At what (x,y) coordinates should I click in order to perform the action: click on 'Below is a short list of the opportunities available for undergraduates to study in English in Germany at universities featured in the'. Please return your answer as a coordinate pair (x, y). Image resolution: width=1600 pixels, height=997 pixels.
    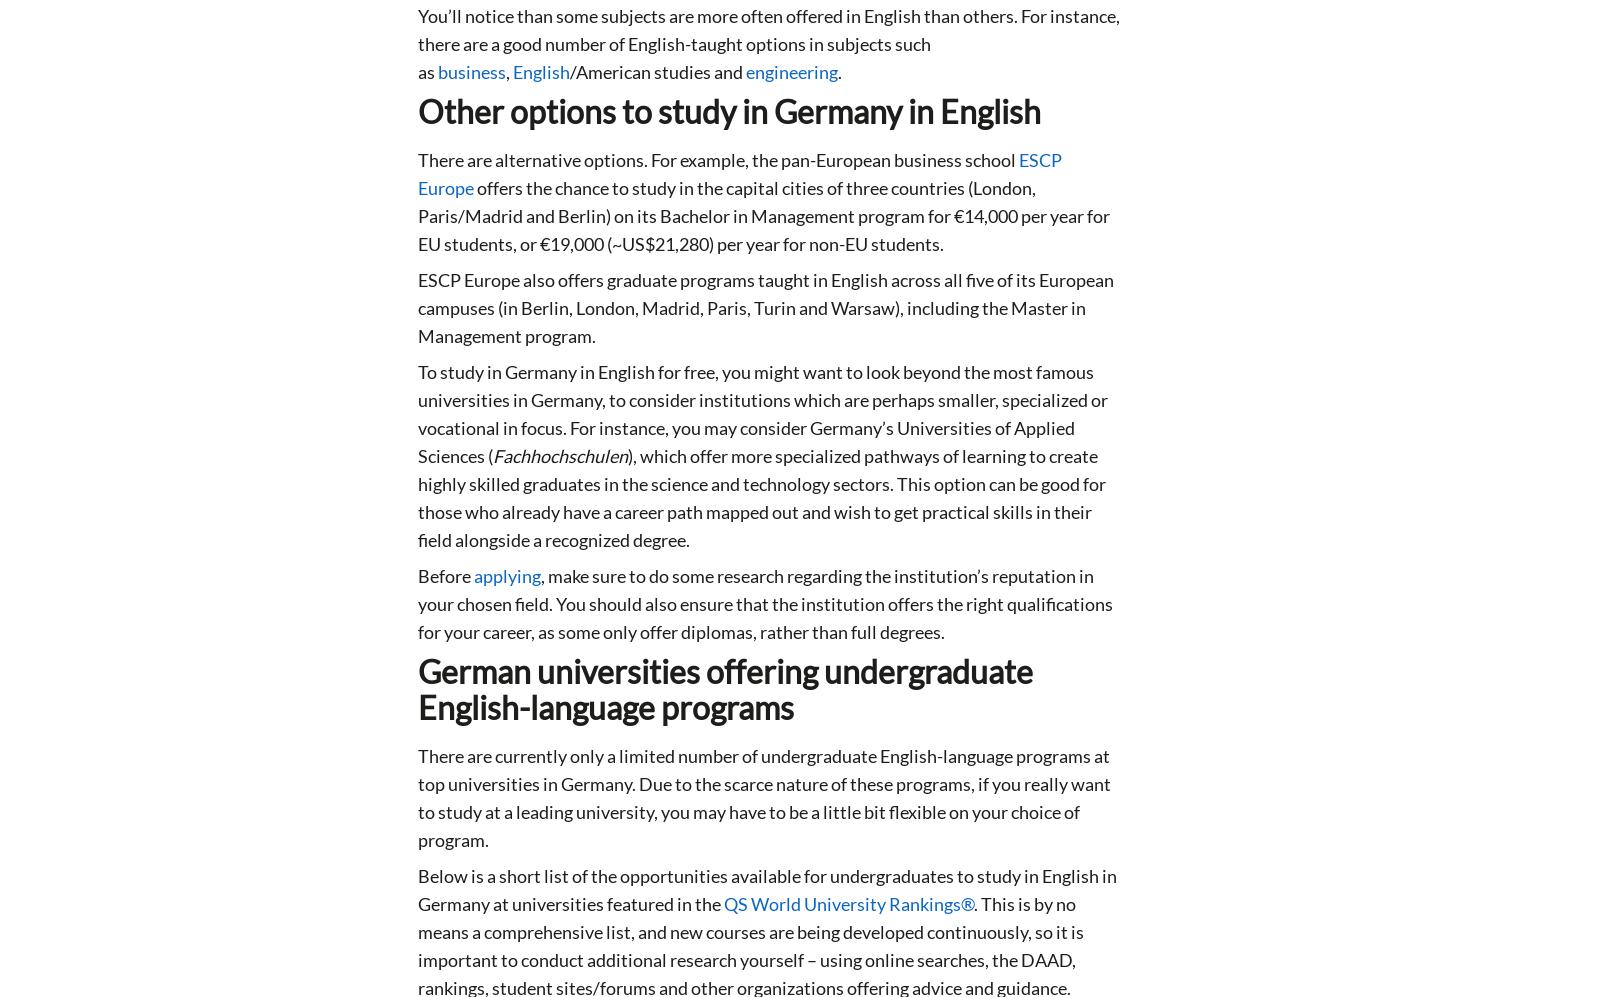
    Looking at the image, I should click on (767, 889).